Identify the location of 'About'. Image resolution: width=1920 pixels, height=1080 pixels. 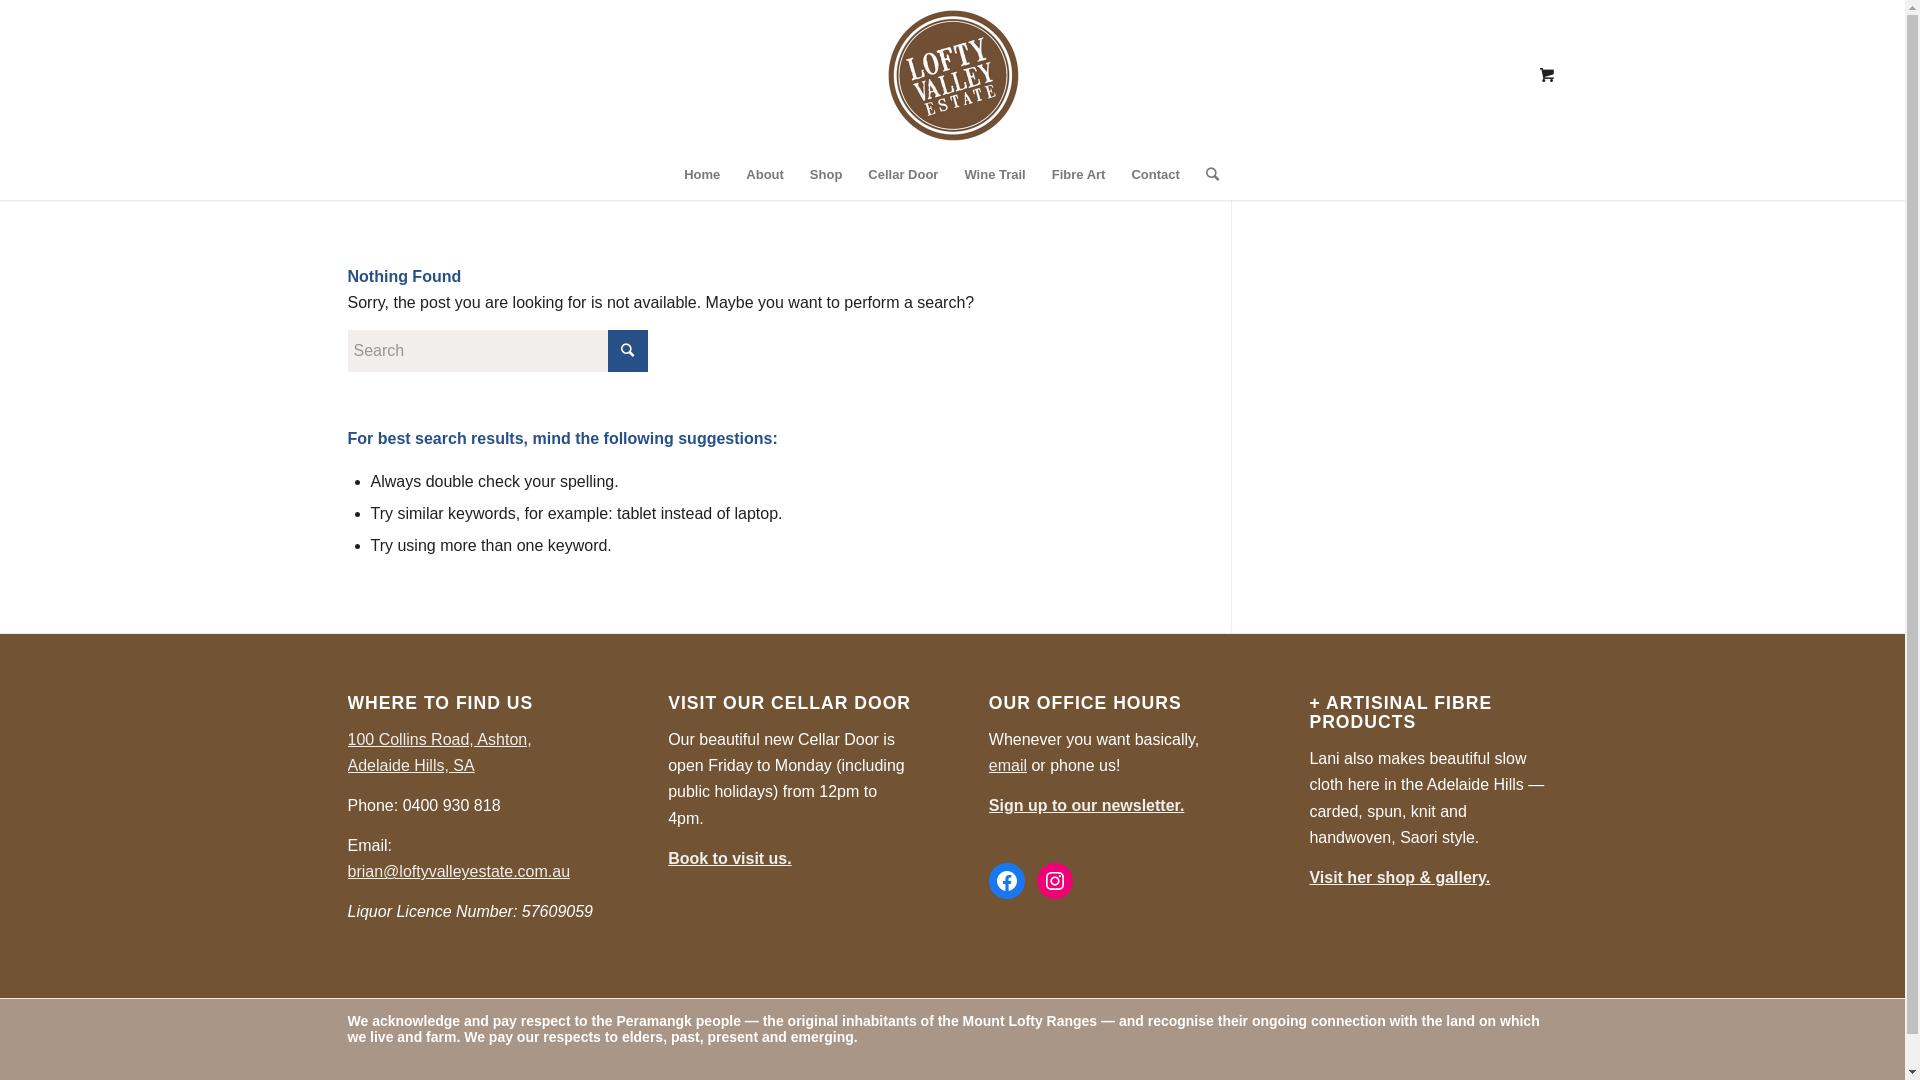
(732, 173).